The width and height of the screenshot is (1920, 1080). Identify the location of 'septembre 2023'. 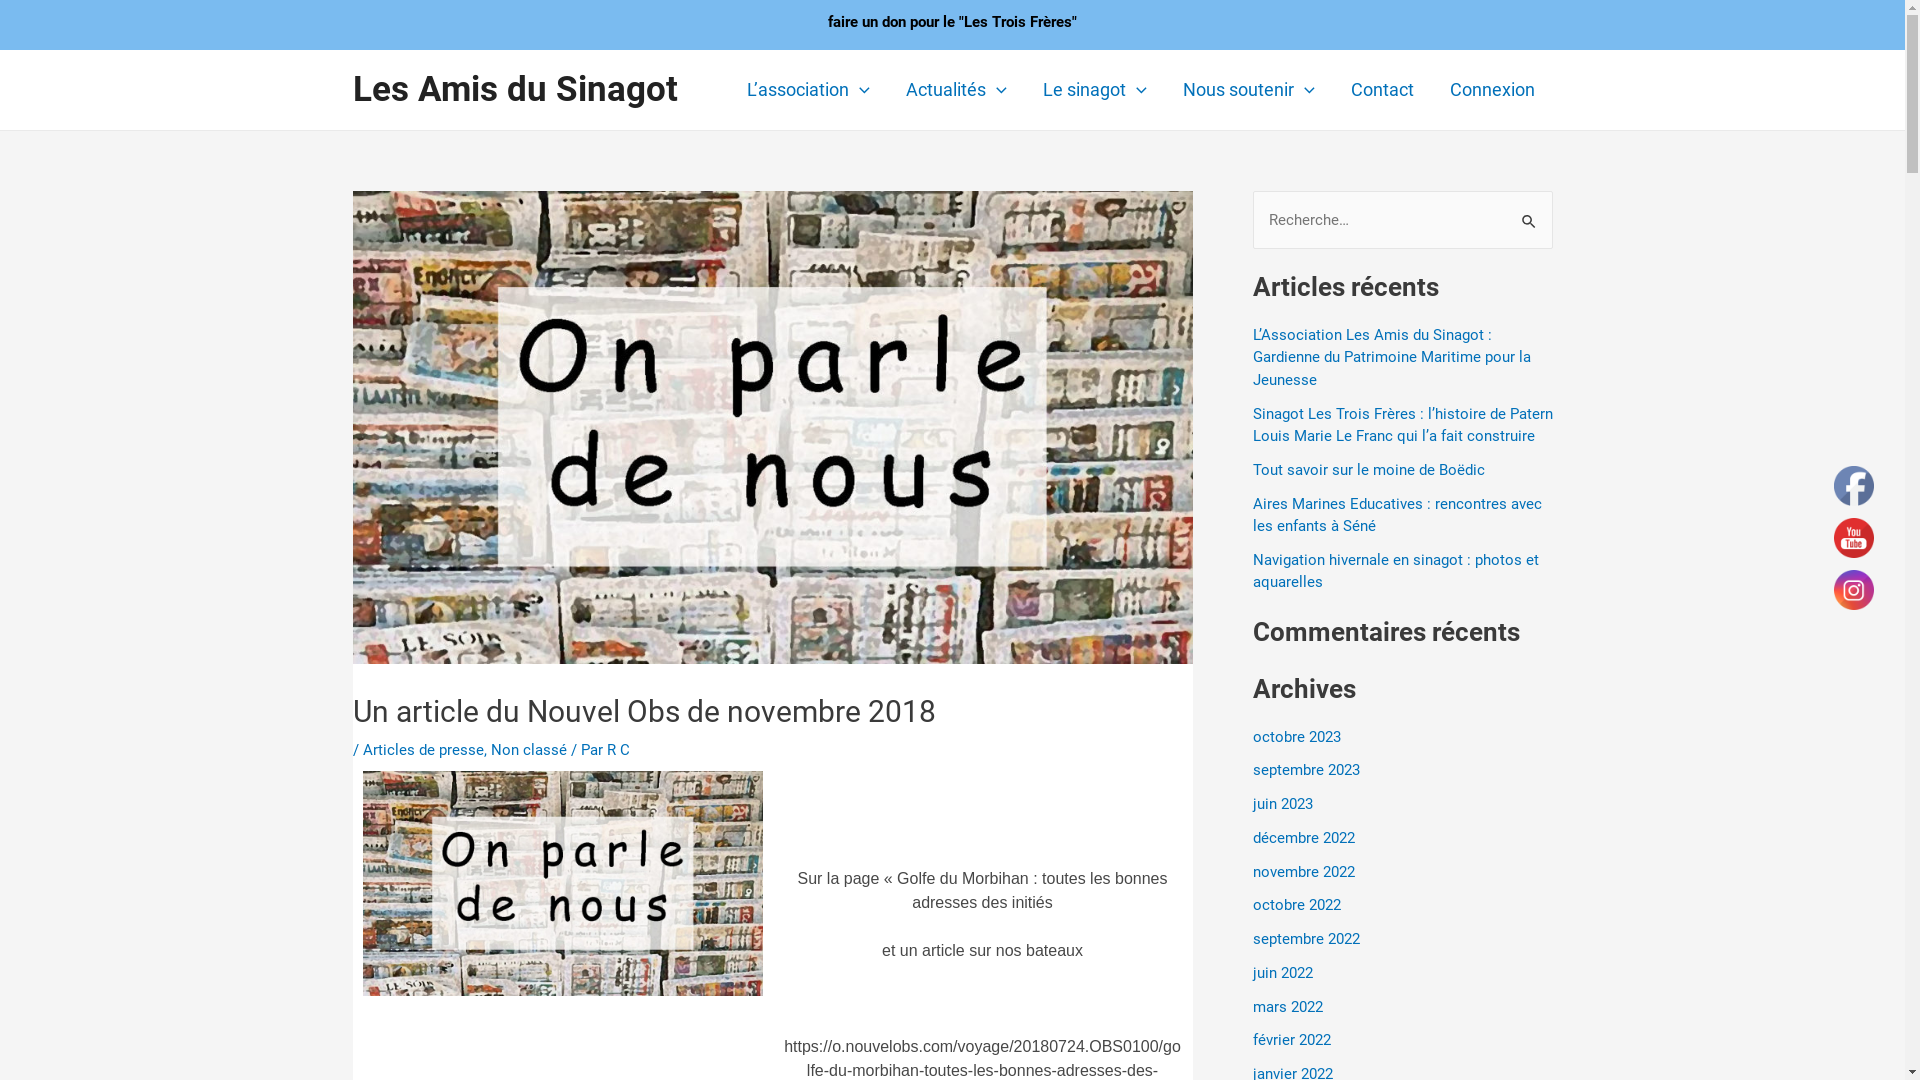
(1305, 769).